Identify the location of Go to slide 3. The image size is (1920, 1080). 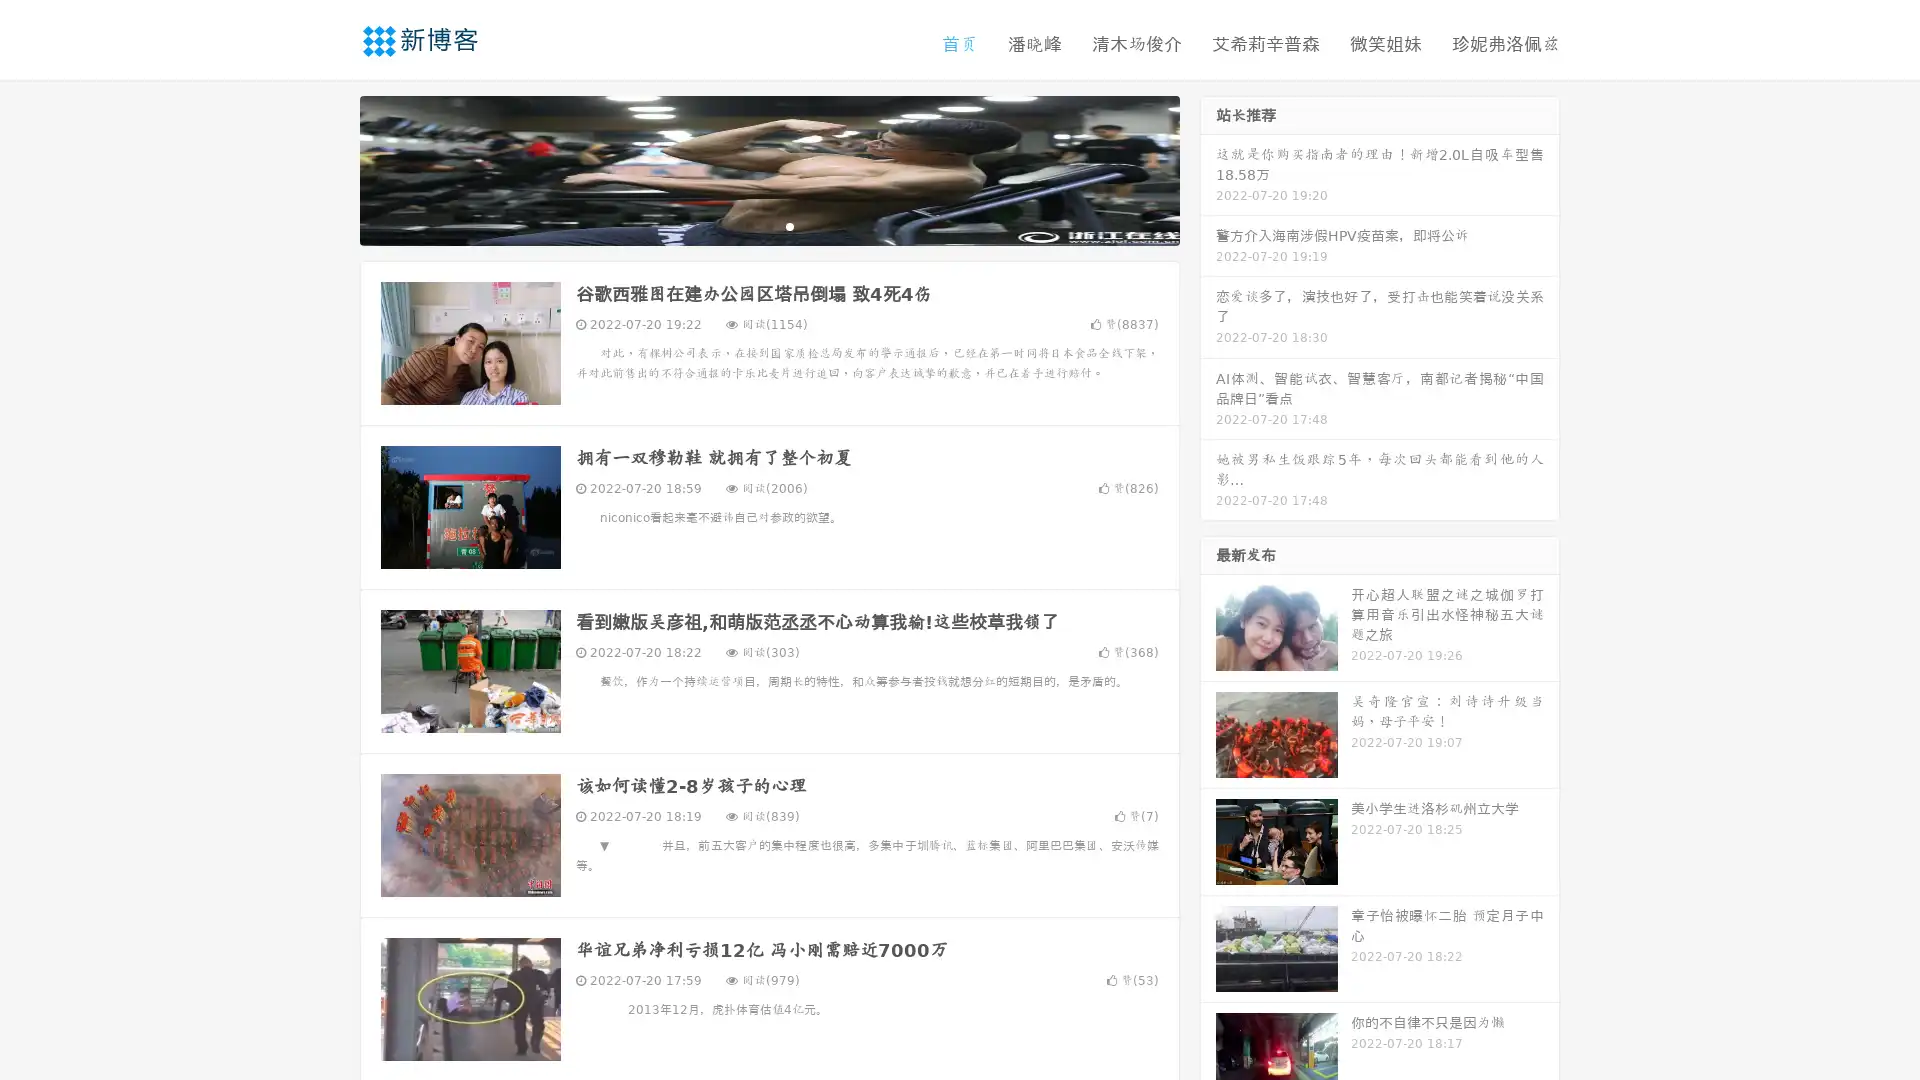
(789, 225).